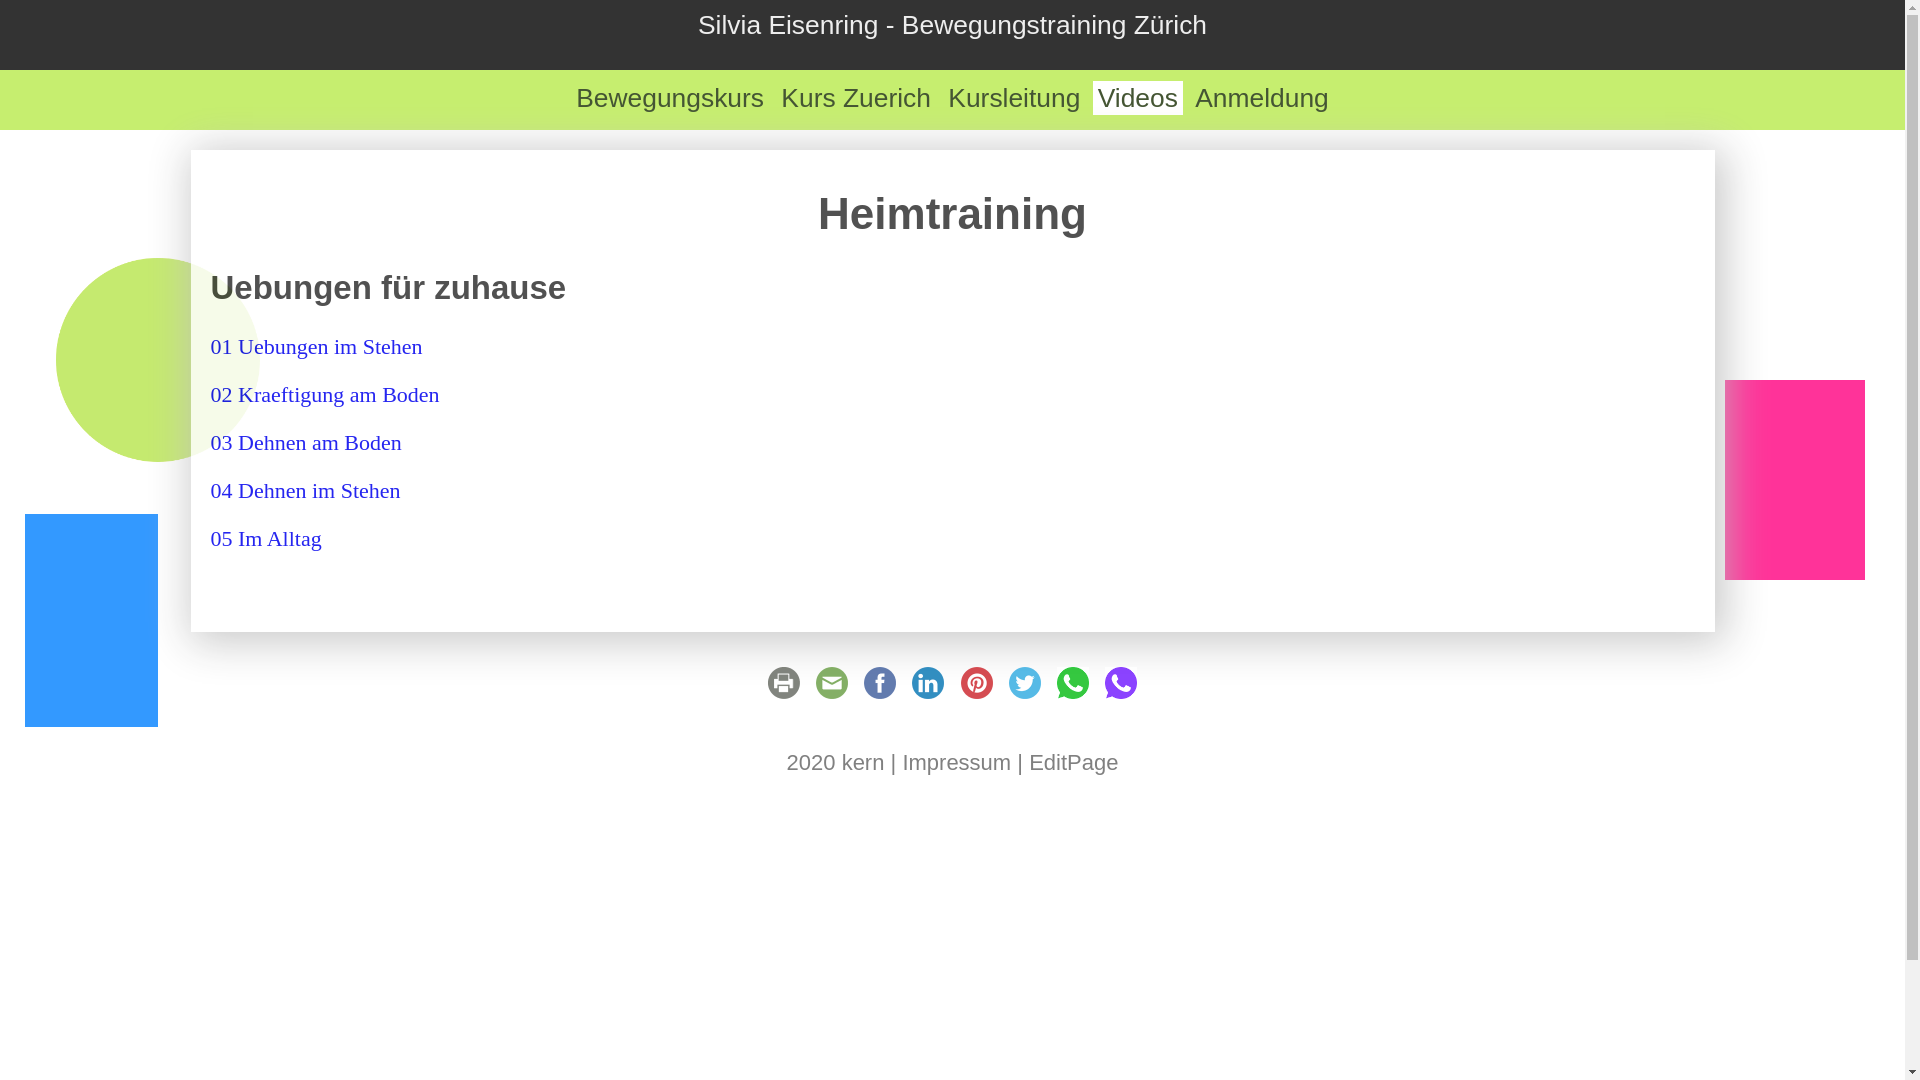 This screenshot has height=1080, width=1920. I want to click on '02 Kraeftigung am Boden', so click(324, 394).